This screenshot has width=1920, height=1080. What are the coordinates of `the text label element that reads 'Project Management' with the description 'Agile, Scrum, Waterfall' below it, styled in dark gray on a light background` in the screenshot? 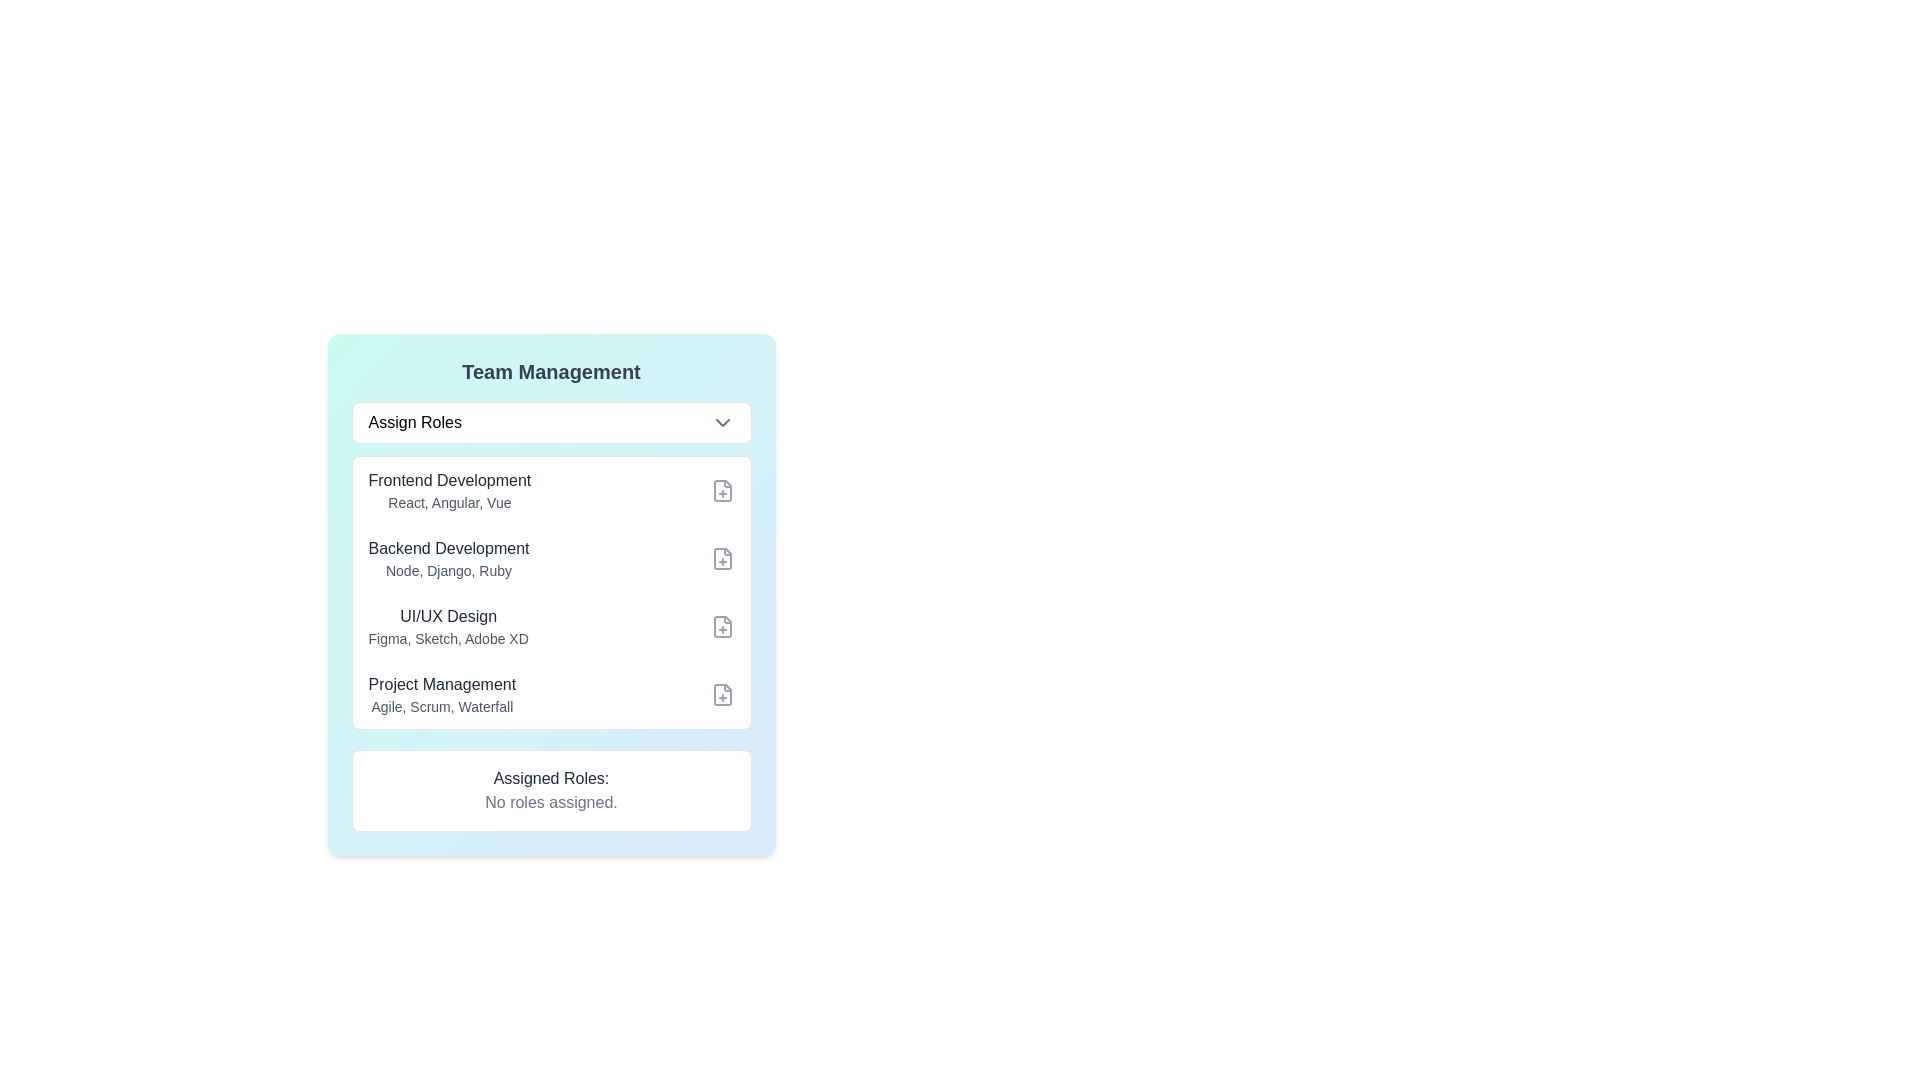 It's located at (441, 693).